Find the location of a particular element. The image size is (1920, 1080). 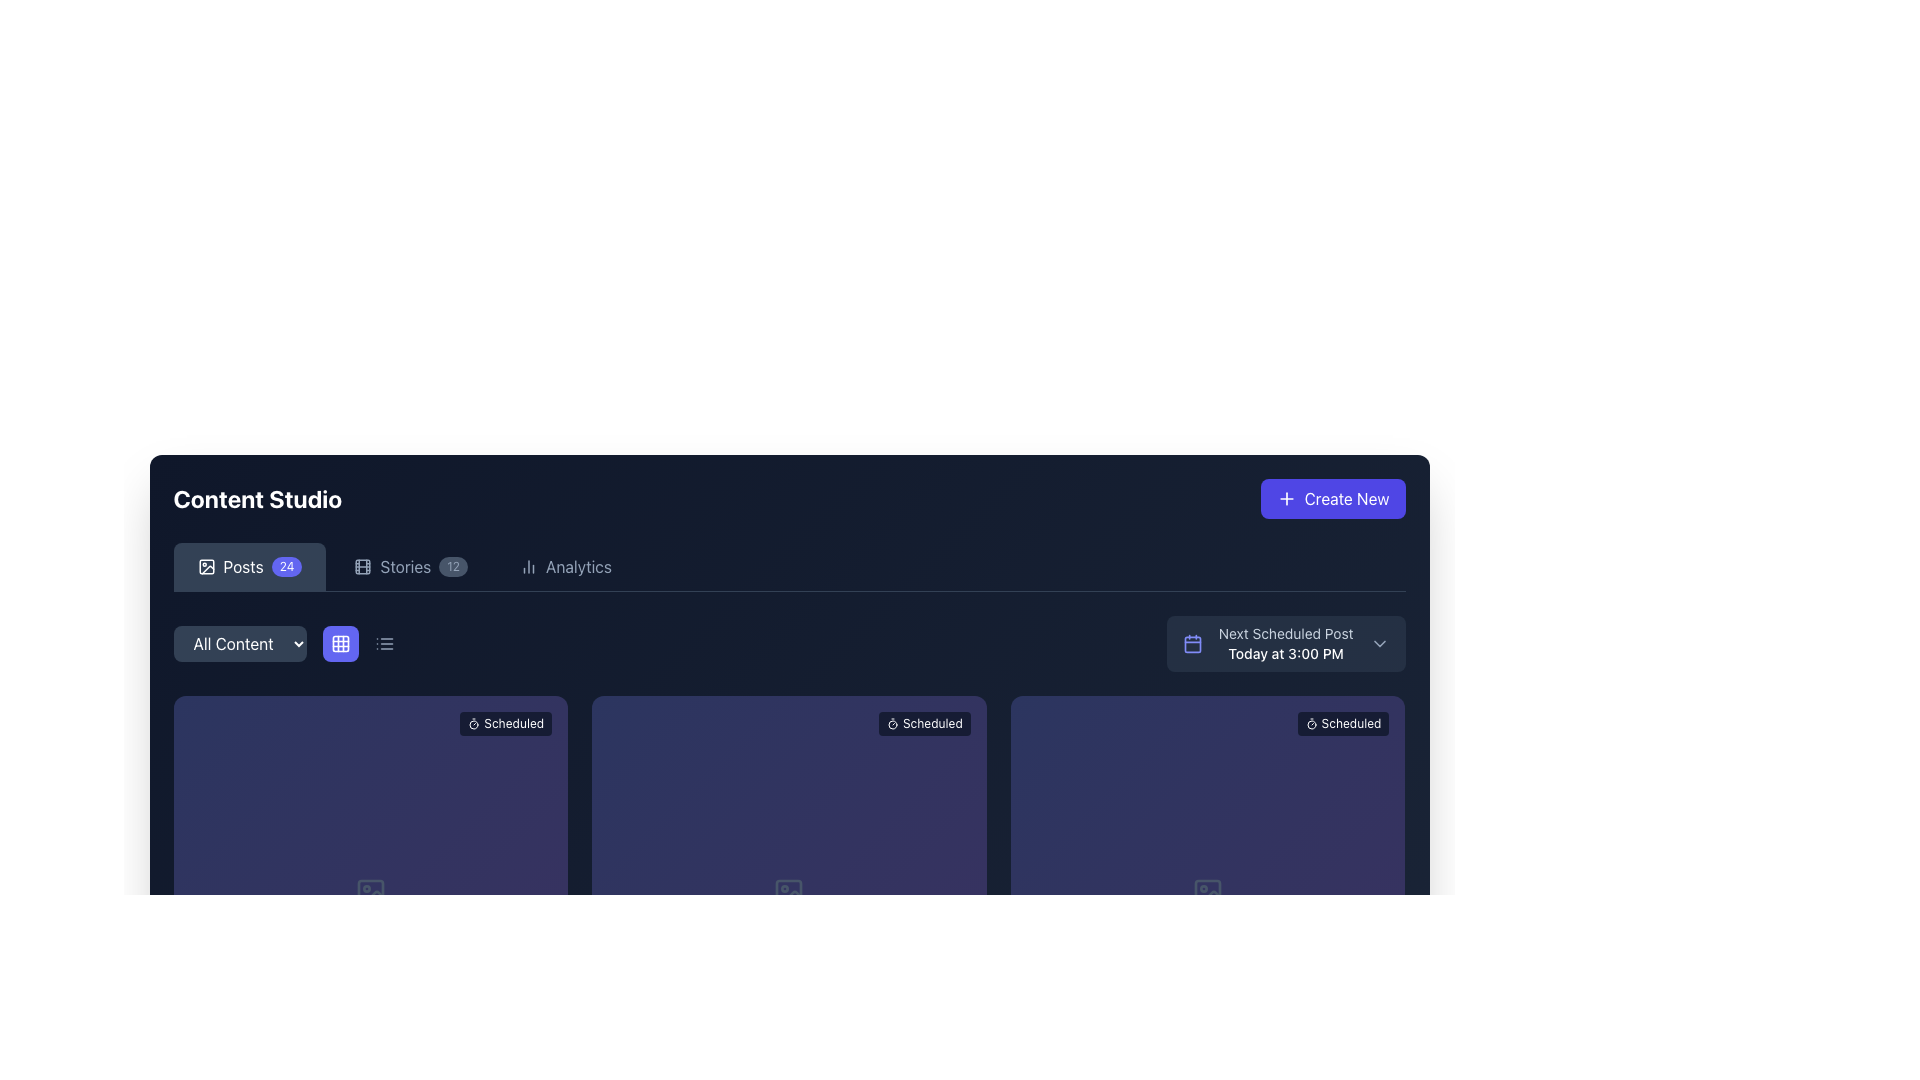

the static text label displaying 'Next Scheduled Post', which is aligned to the left in the upper right section of the interface is located at coordinates (1286, 633).